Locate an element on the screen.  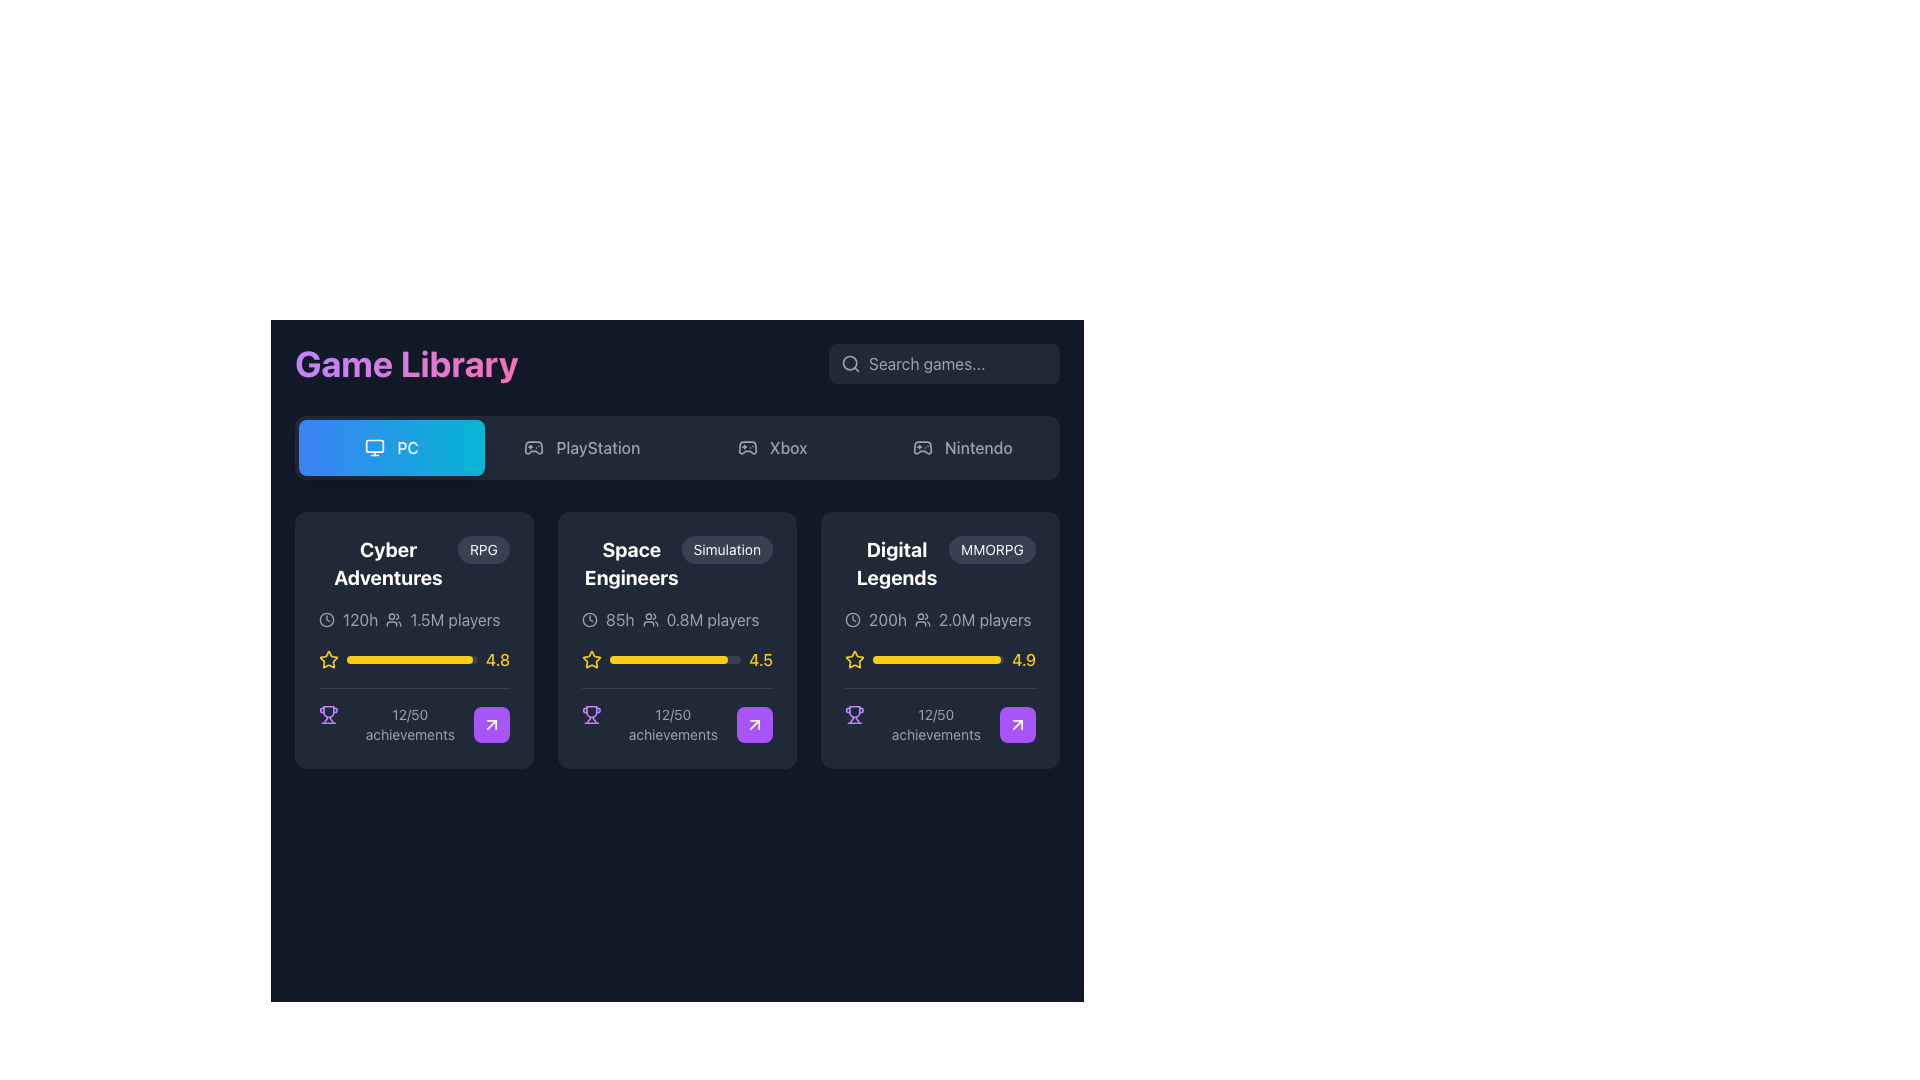
the yellow star icon in the 'Space Engineers' card, which is part of the rating system and indicates user feedback is located at coordinates (329, 659).